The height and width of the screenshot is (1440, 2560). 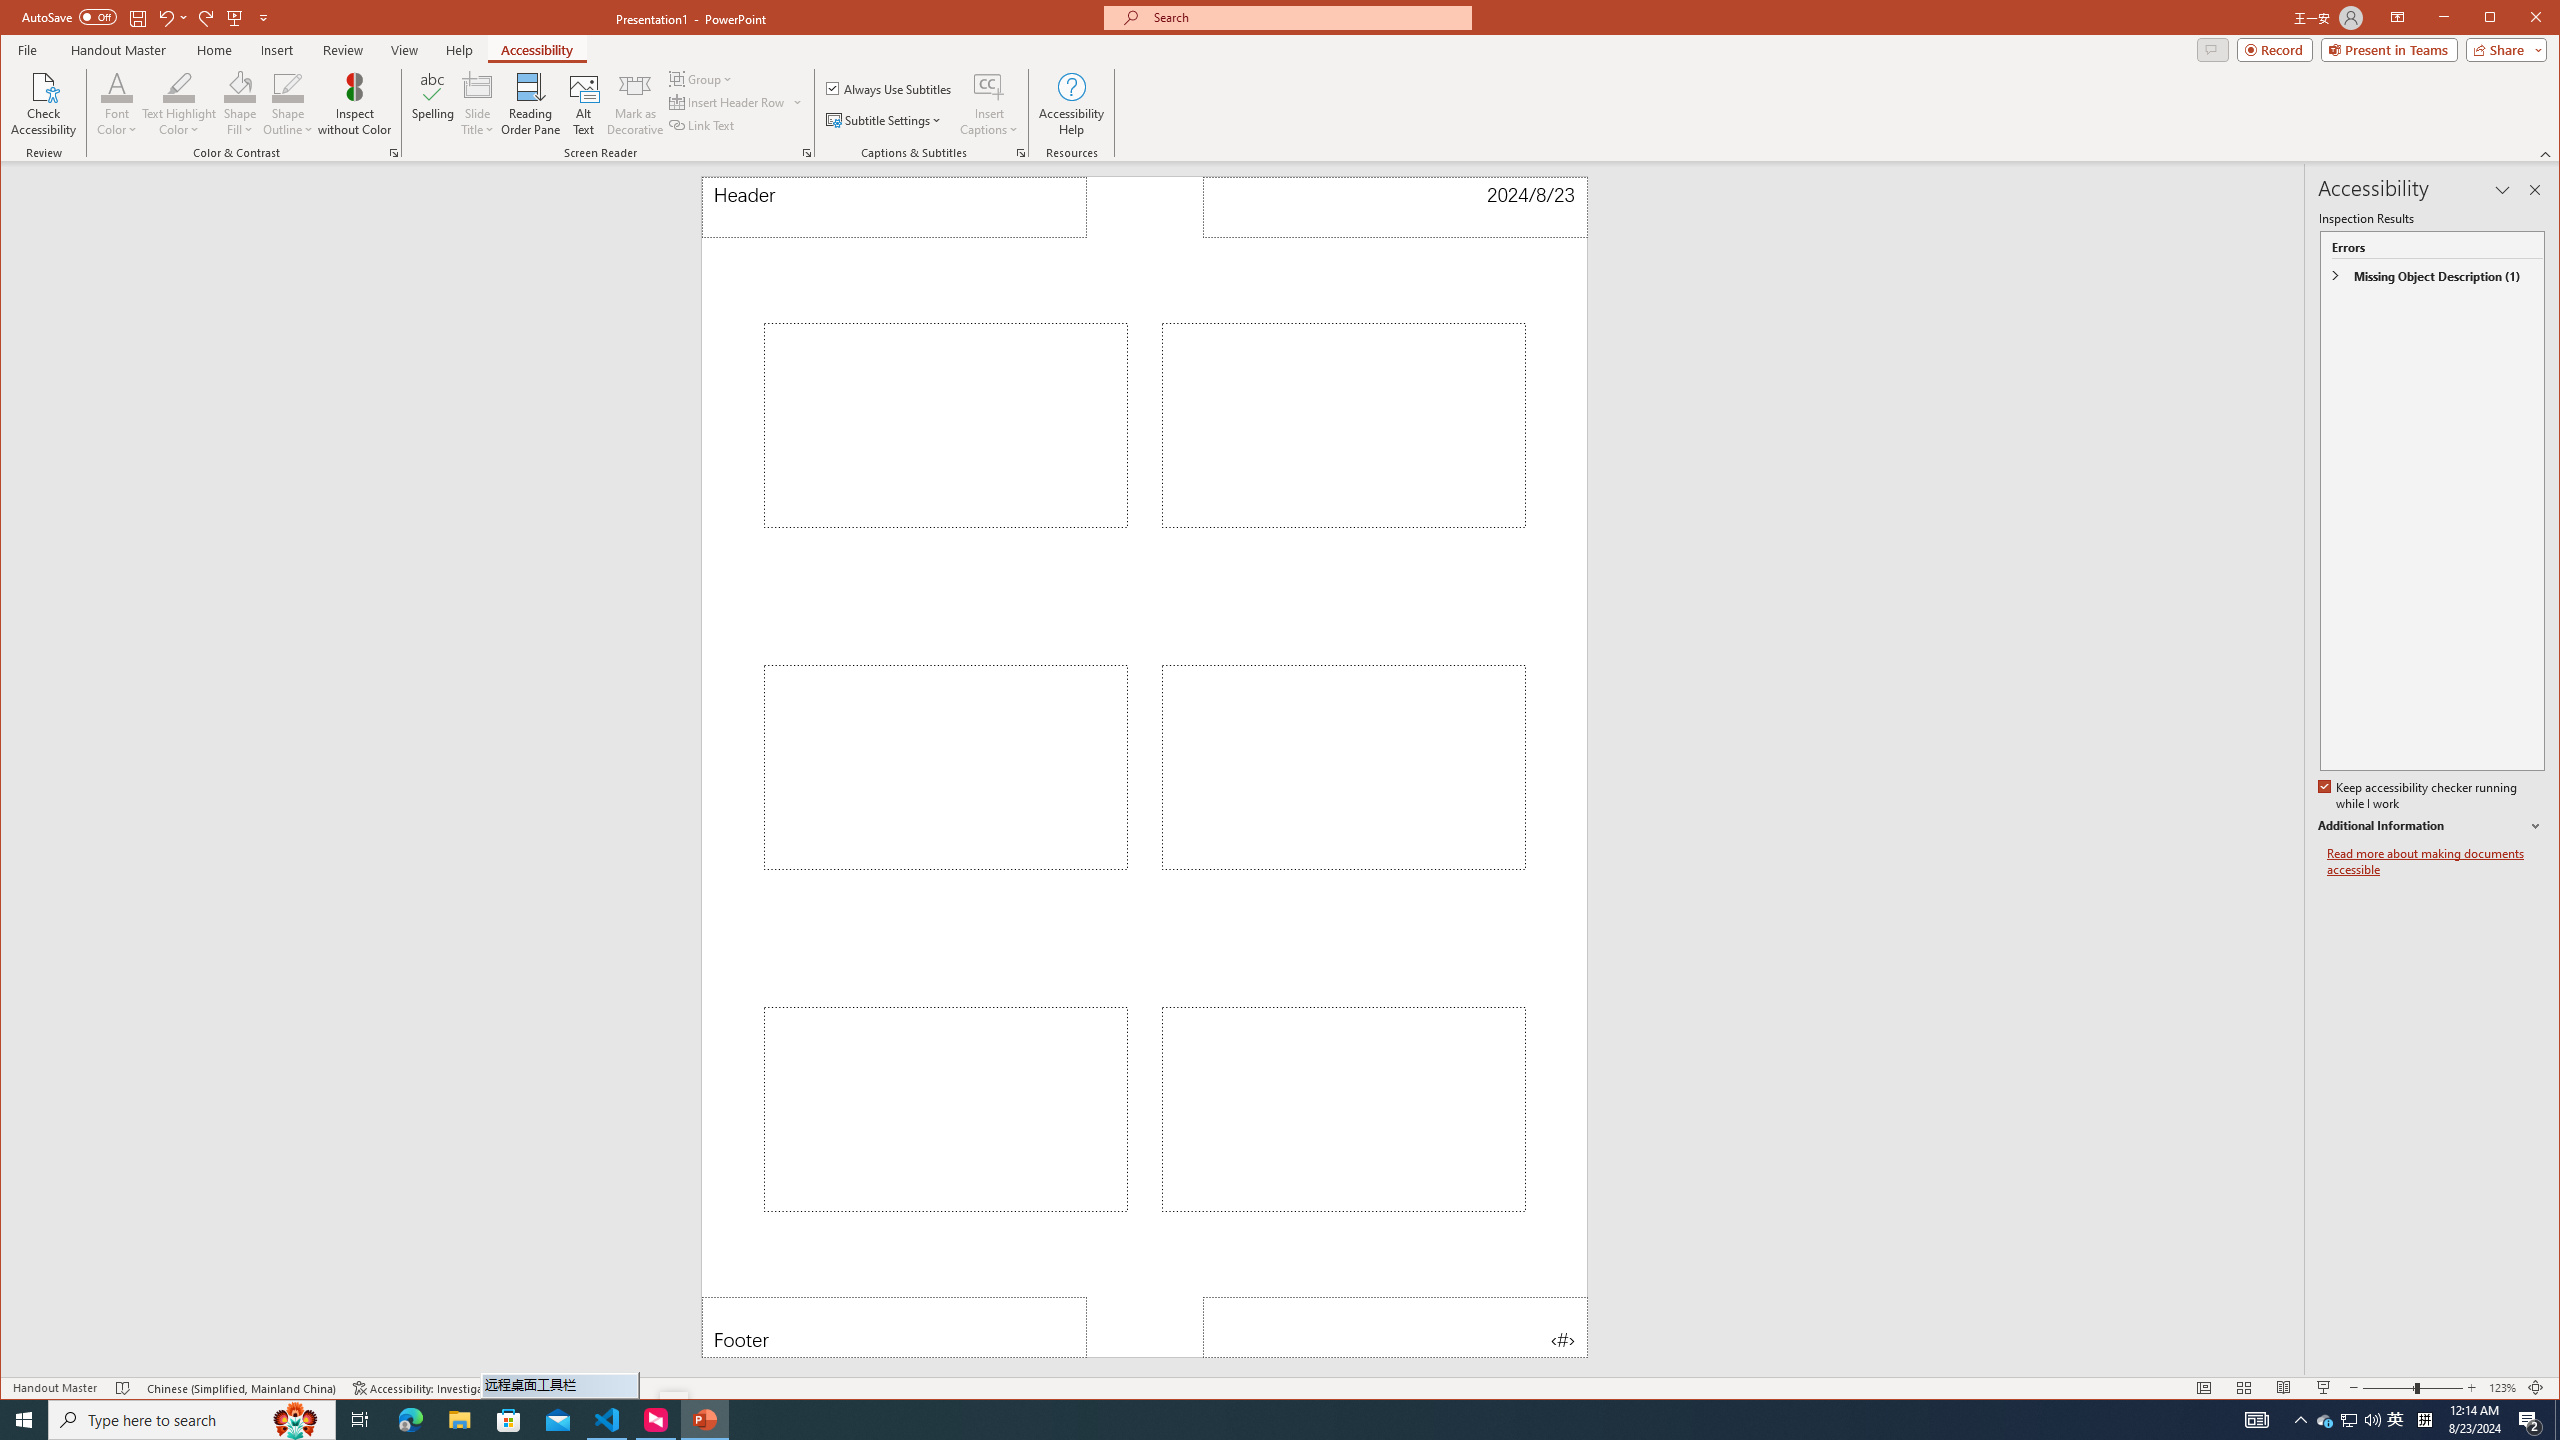 What do you see at coordinates (1394, 206) in the screenshot?
I see `'Date'` at bounding box center [1394, 206].